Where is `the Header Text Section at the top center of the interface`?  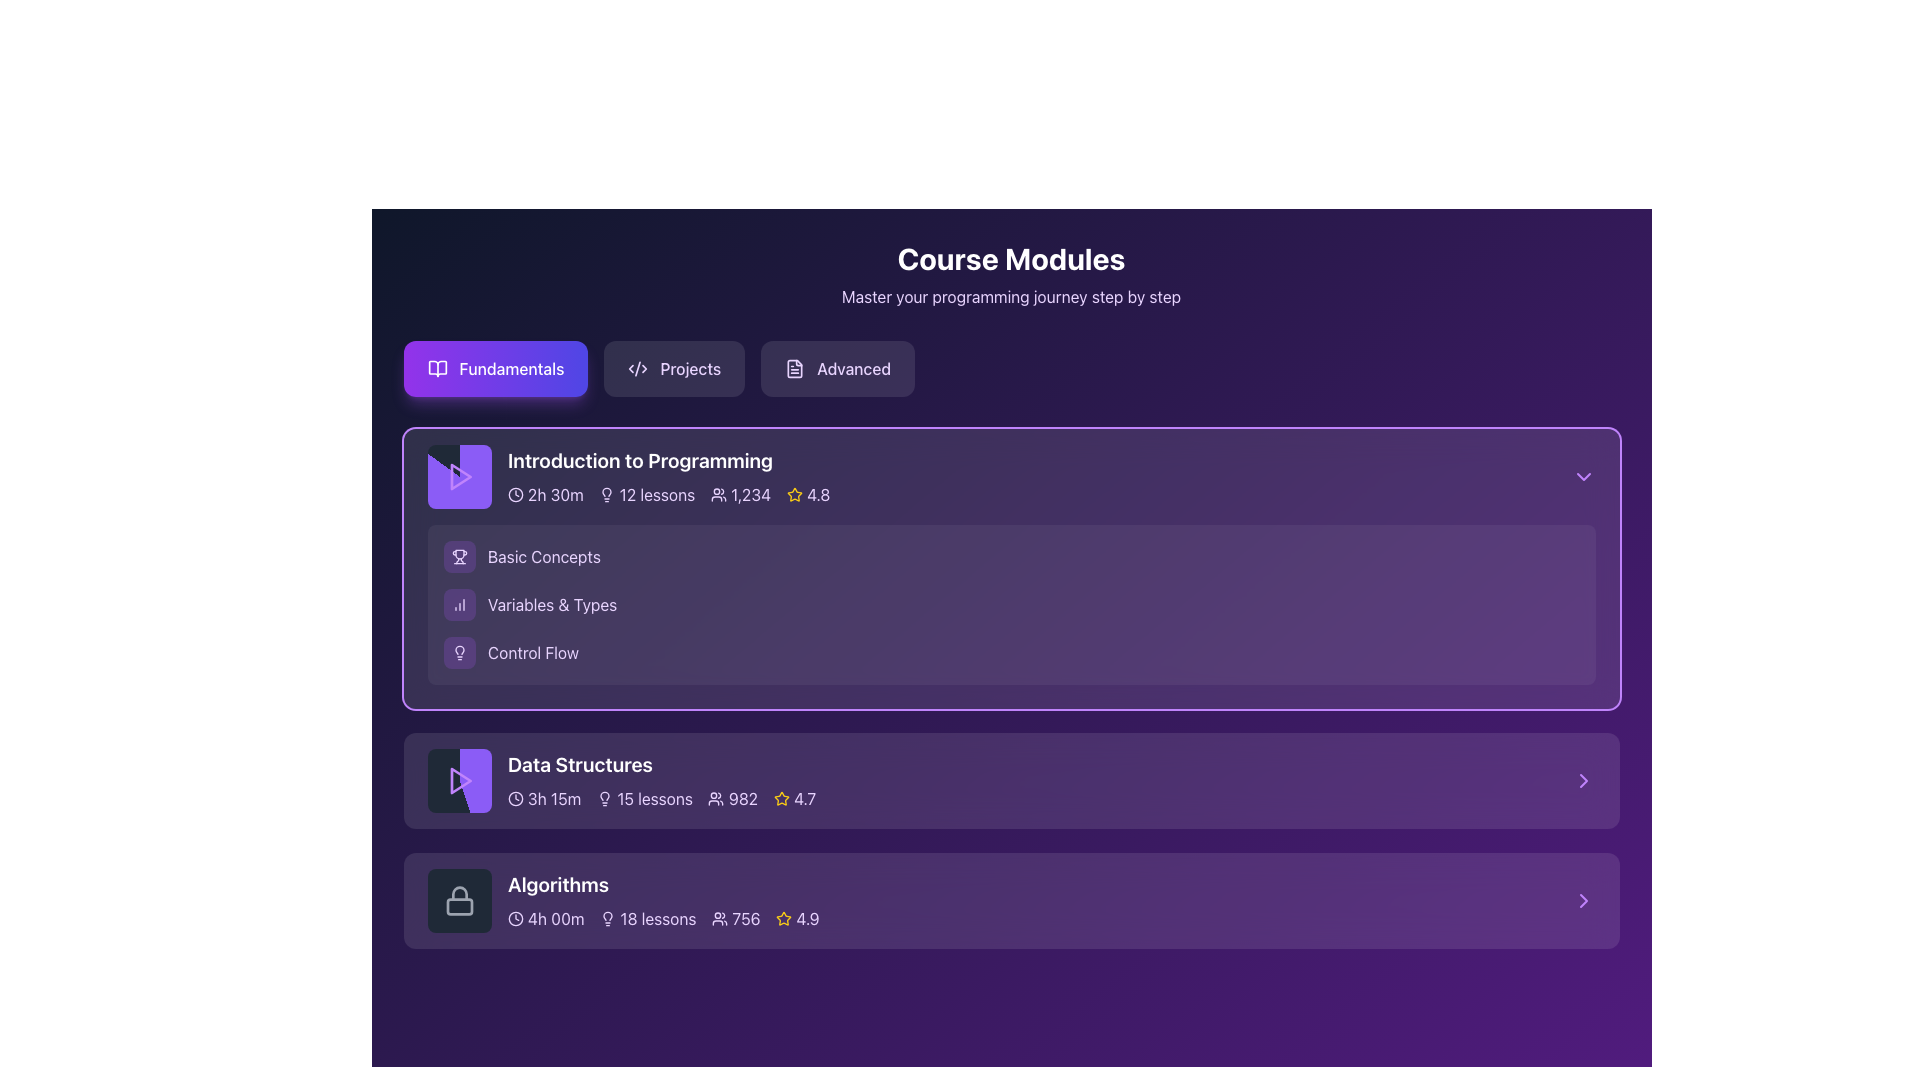 the Header Text Section at the top center of the interface is located at coordinates (1011, 274).